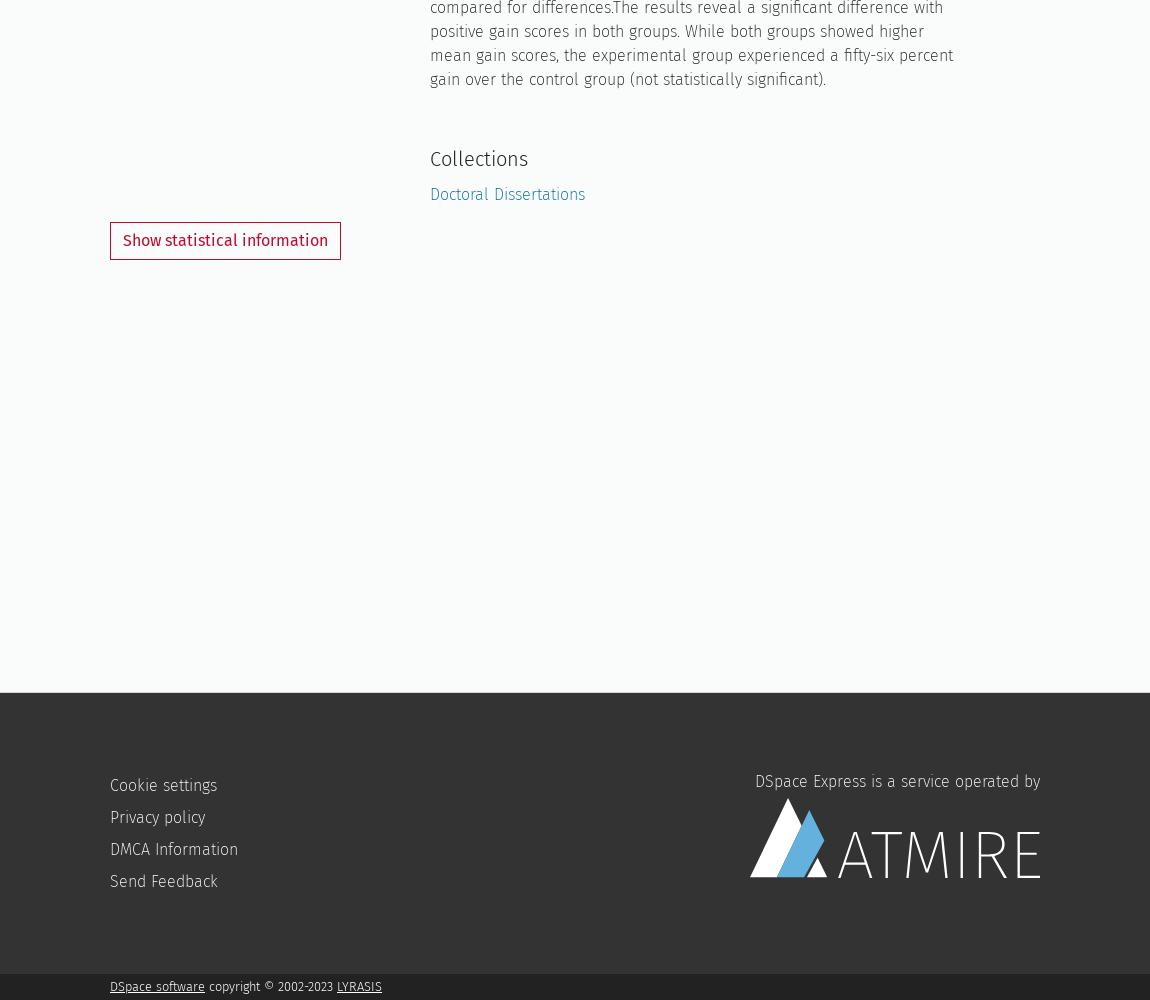 Image resolution: width=1150 pixels, height=1000 pixels. I want to click on 'Doctoral Dissertations', so click(506, 192).